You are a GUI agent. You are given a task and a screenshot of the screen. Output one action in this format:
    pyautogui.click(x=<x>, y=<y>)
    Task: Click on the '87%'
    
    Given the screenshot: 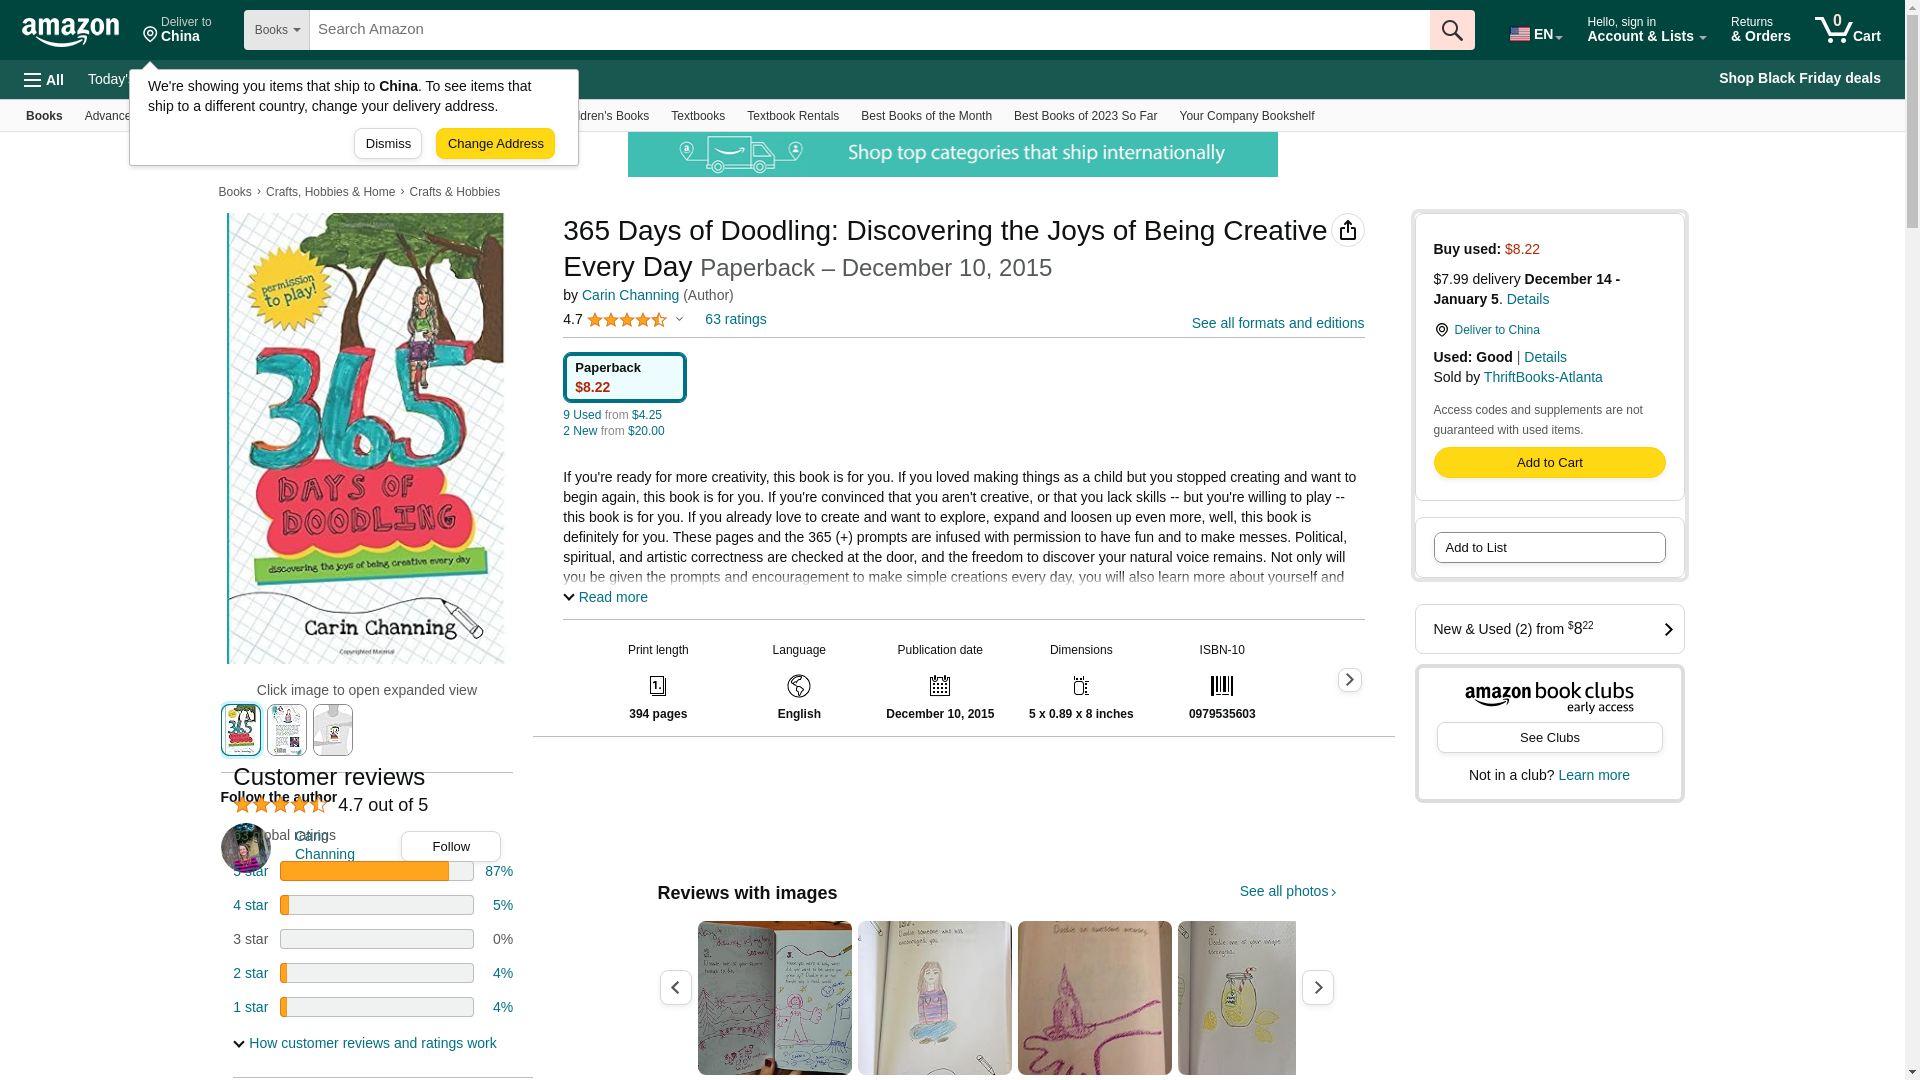 What is the action you would take?
    pyautogui.click(x=499, y=870)
    